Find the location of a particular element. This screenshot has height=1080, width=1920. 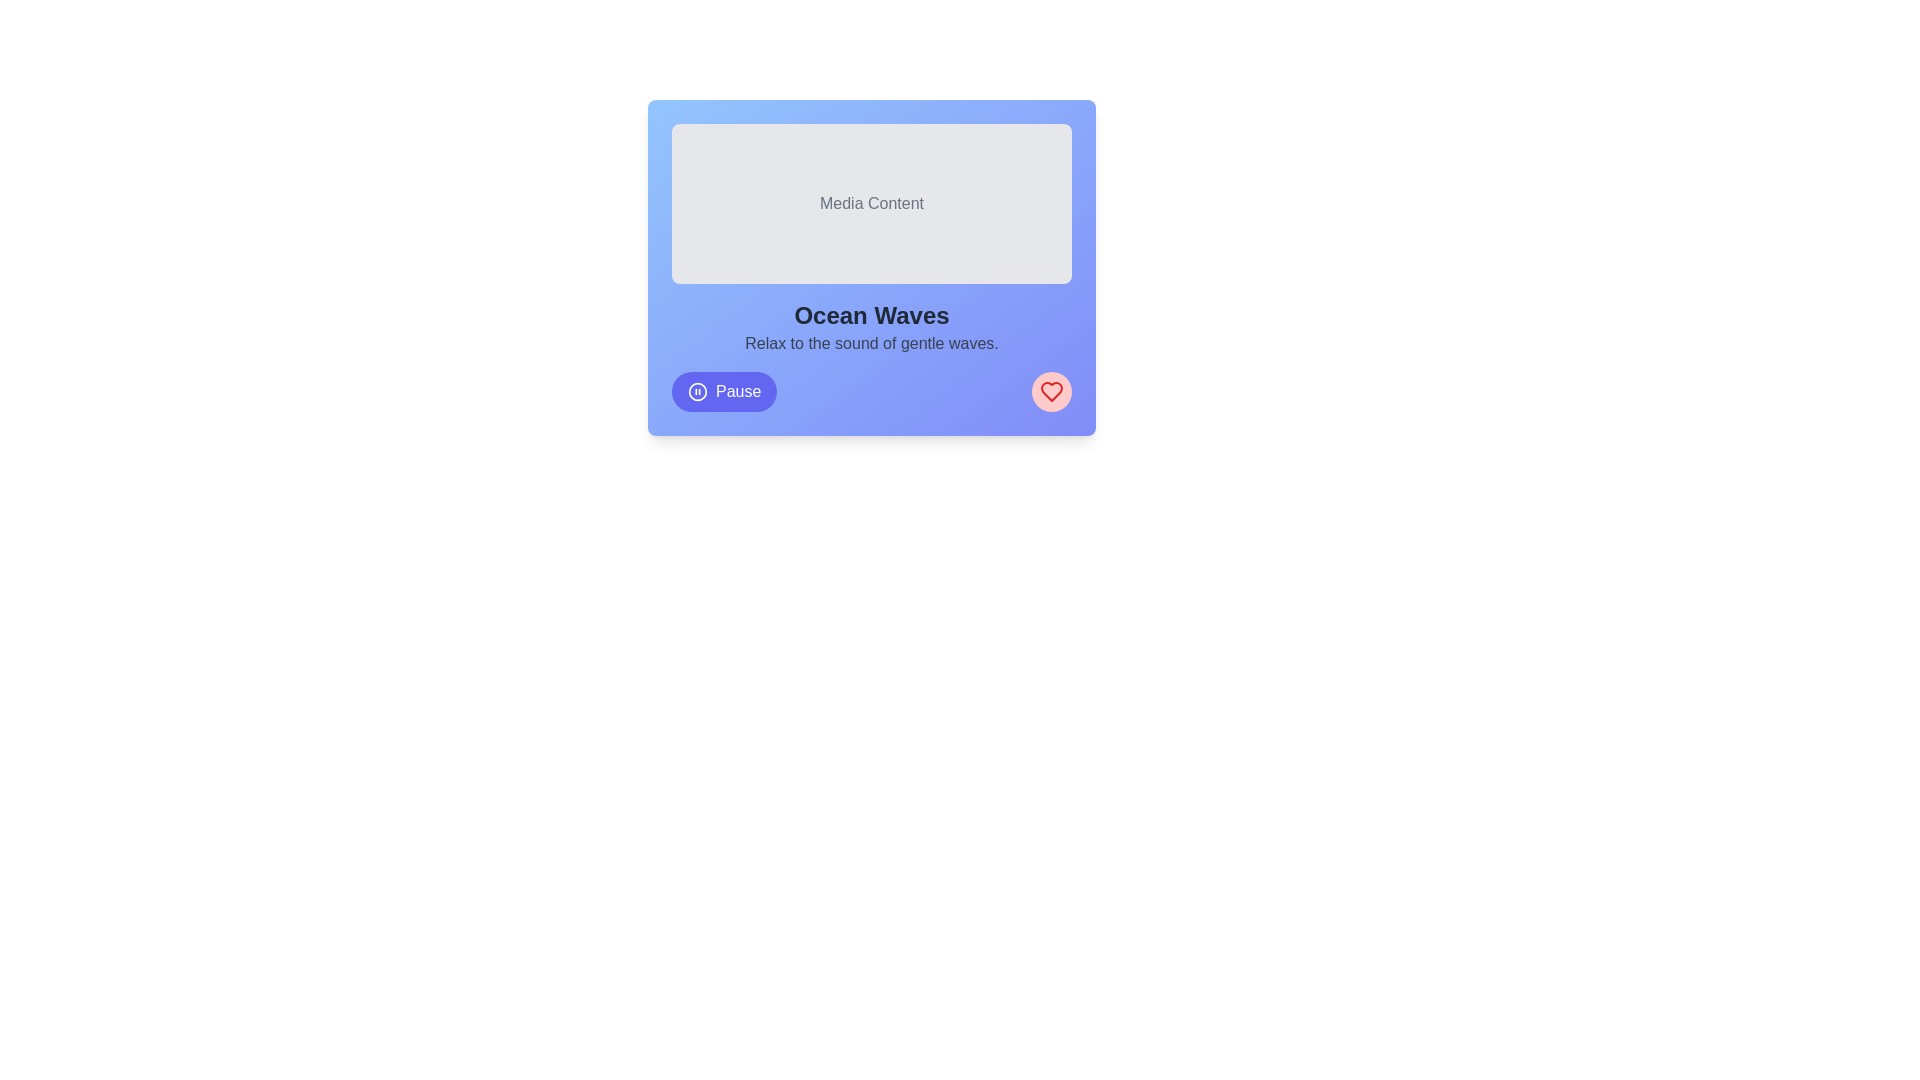

the heart-shaped icon located at the bottom-right area of the card interface is located at coordinates (1050, 392).